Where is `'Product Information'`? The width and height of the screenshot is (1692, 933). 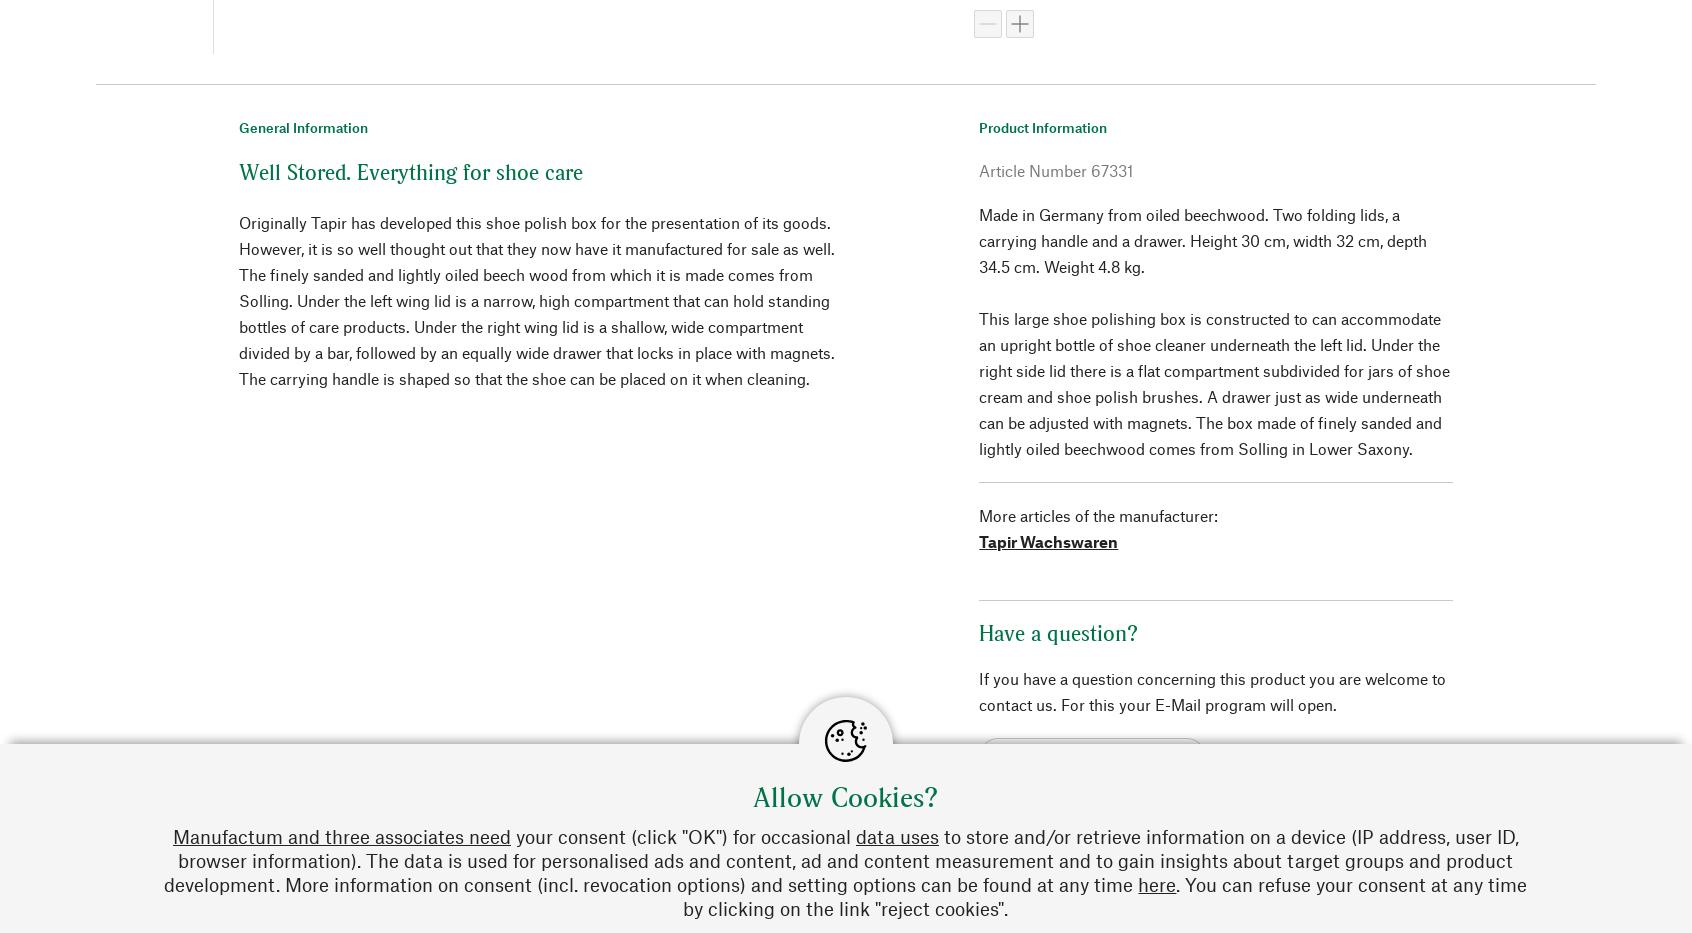 'Product Information' is located at coordinates (1041, 125).